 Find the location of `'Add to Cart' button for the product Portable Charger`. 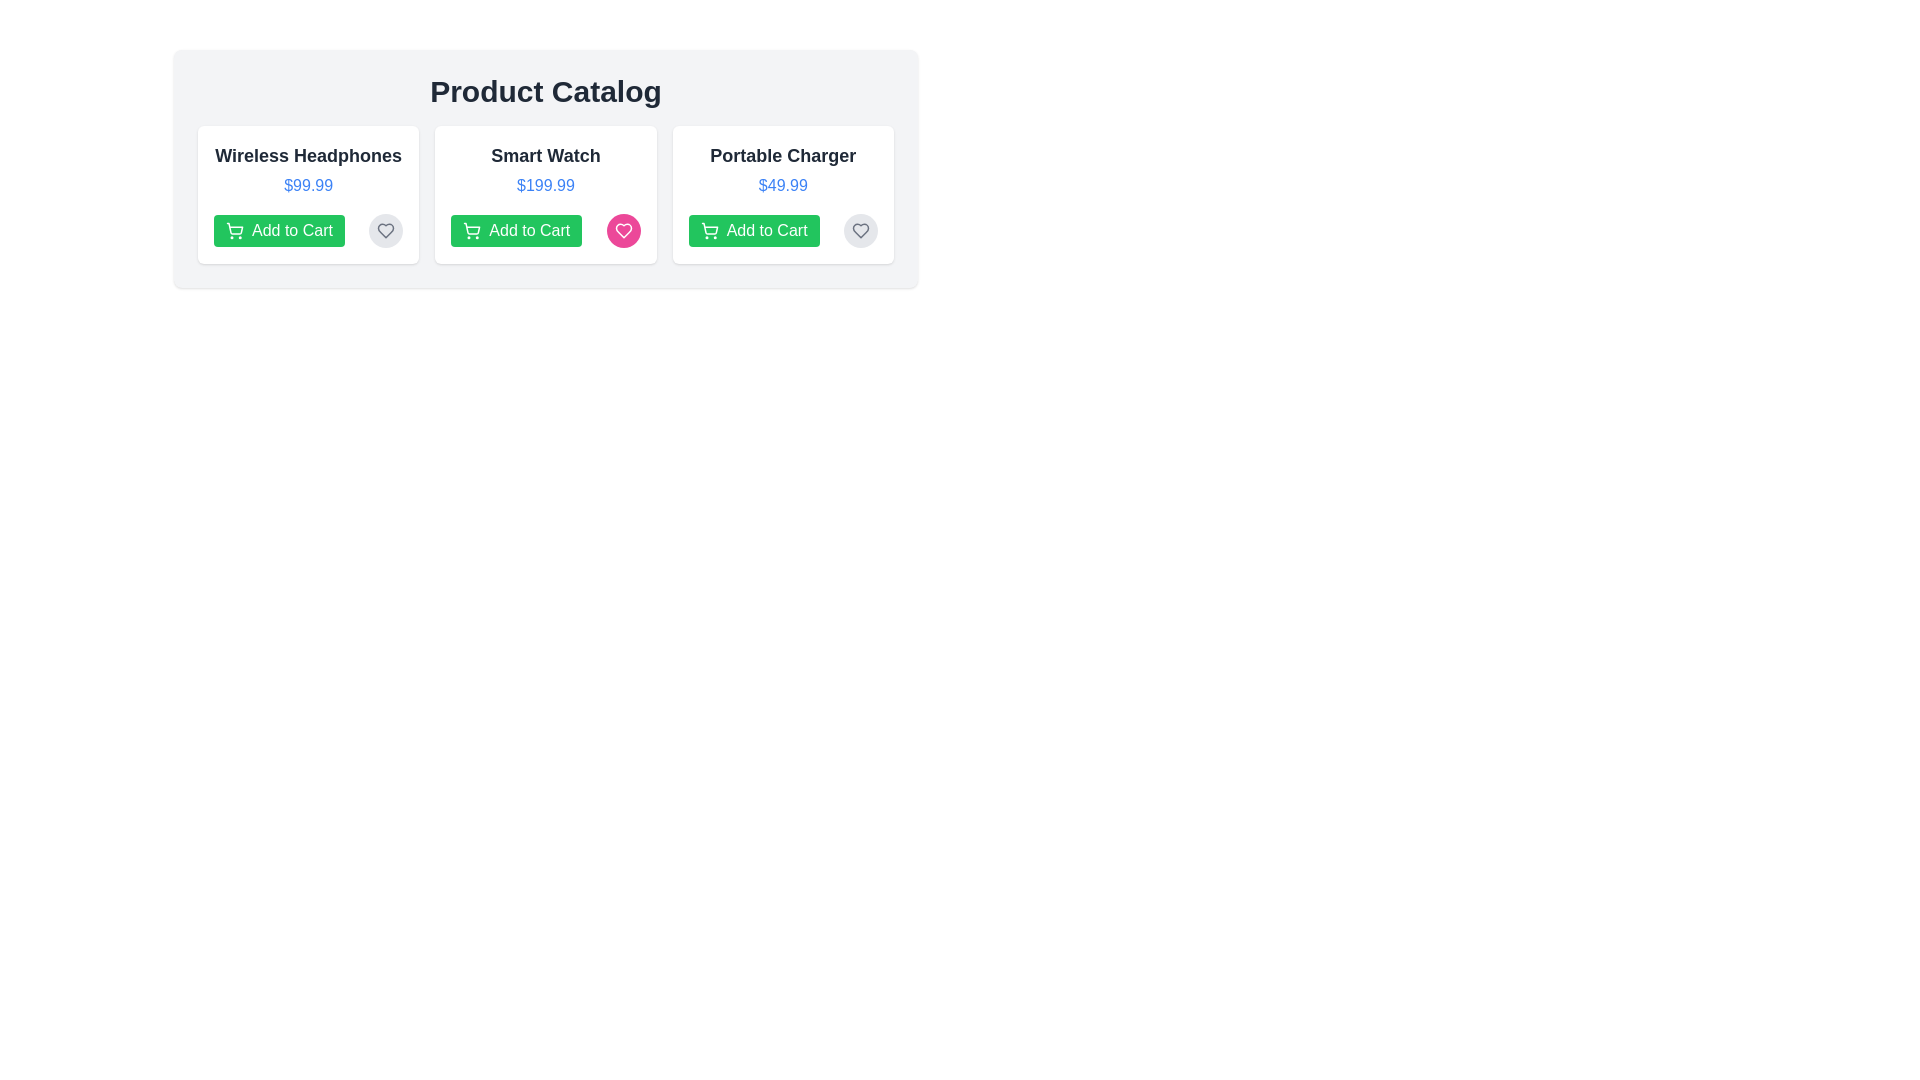

'Add to Cart' button for the product Portable Charger is located at coordinates (752, 230).